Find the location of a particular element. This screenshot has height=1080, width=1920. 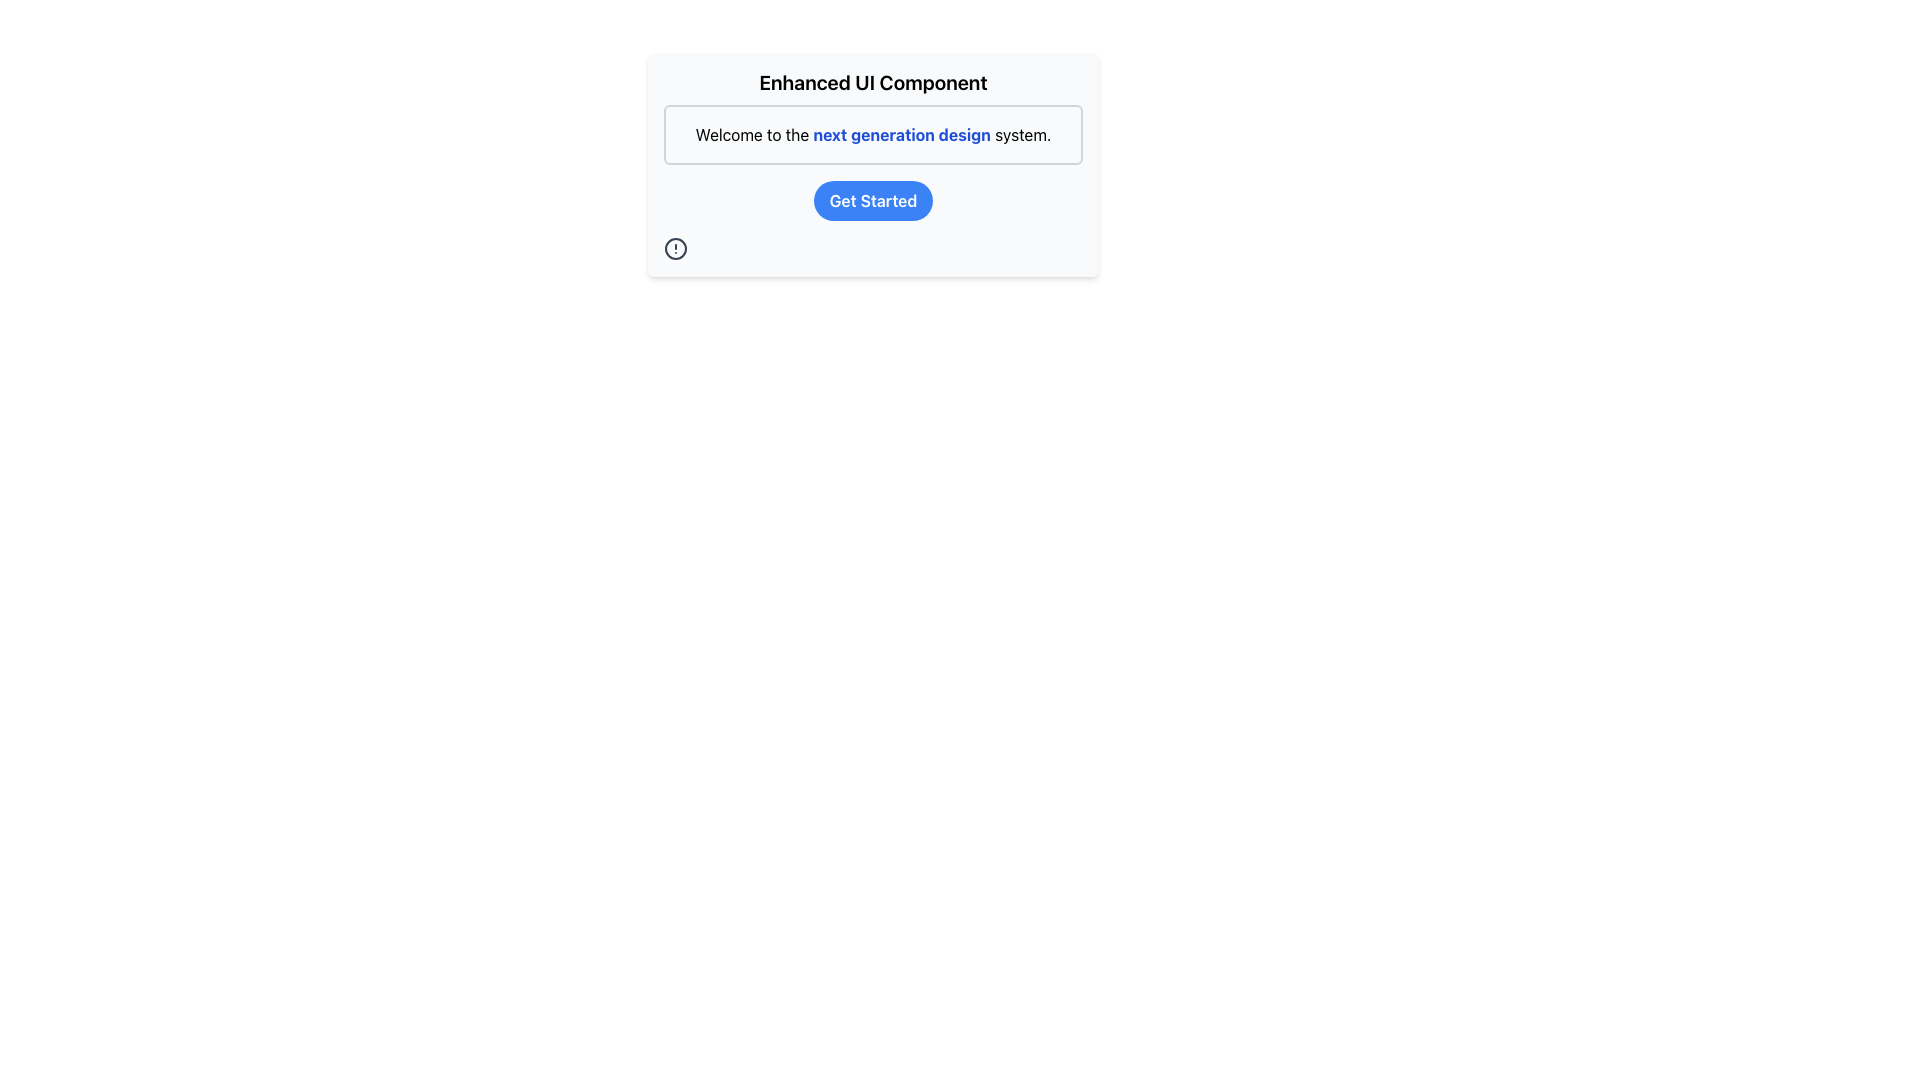

the Text Block that conveys a welcoming message, located below the title 'Enhanced UI Component' and above the 'Get Started' button in a card-like UI structure is located at coordinates (873, 135).